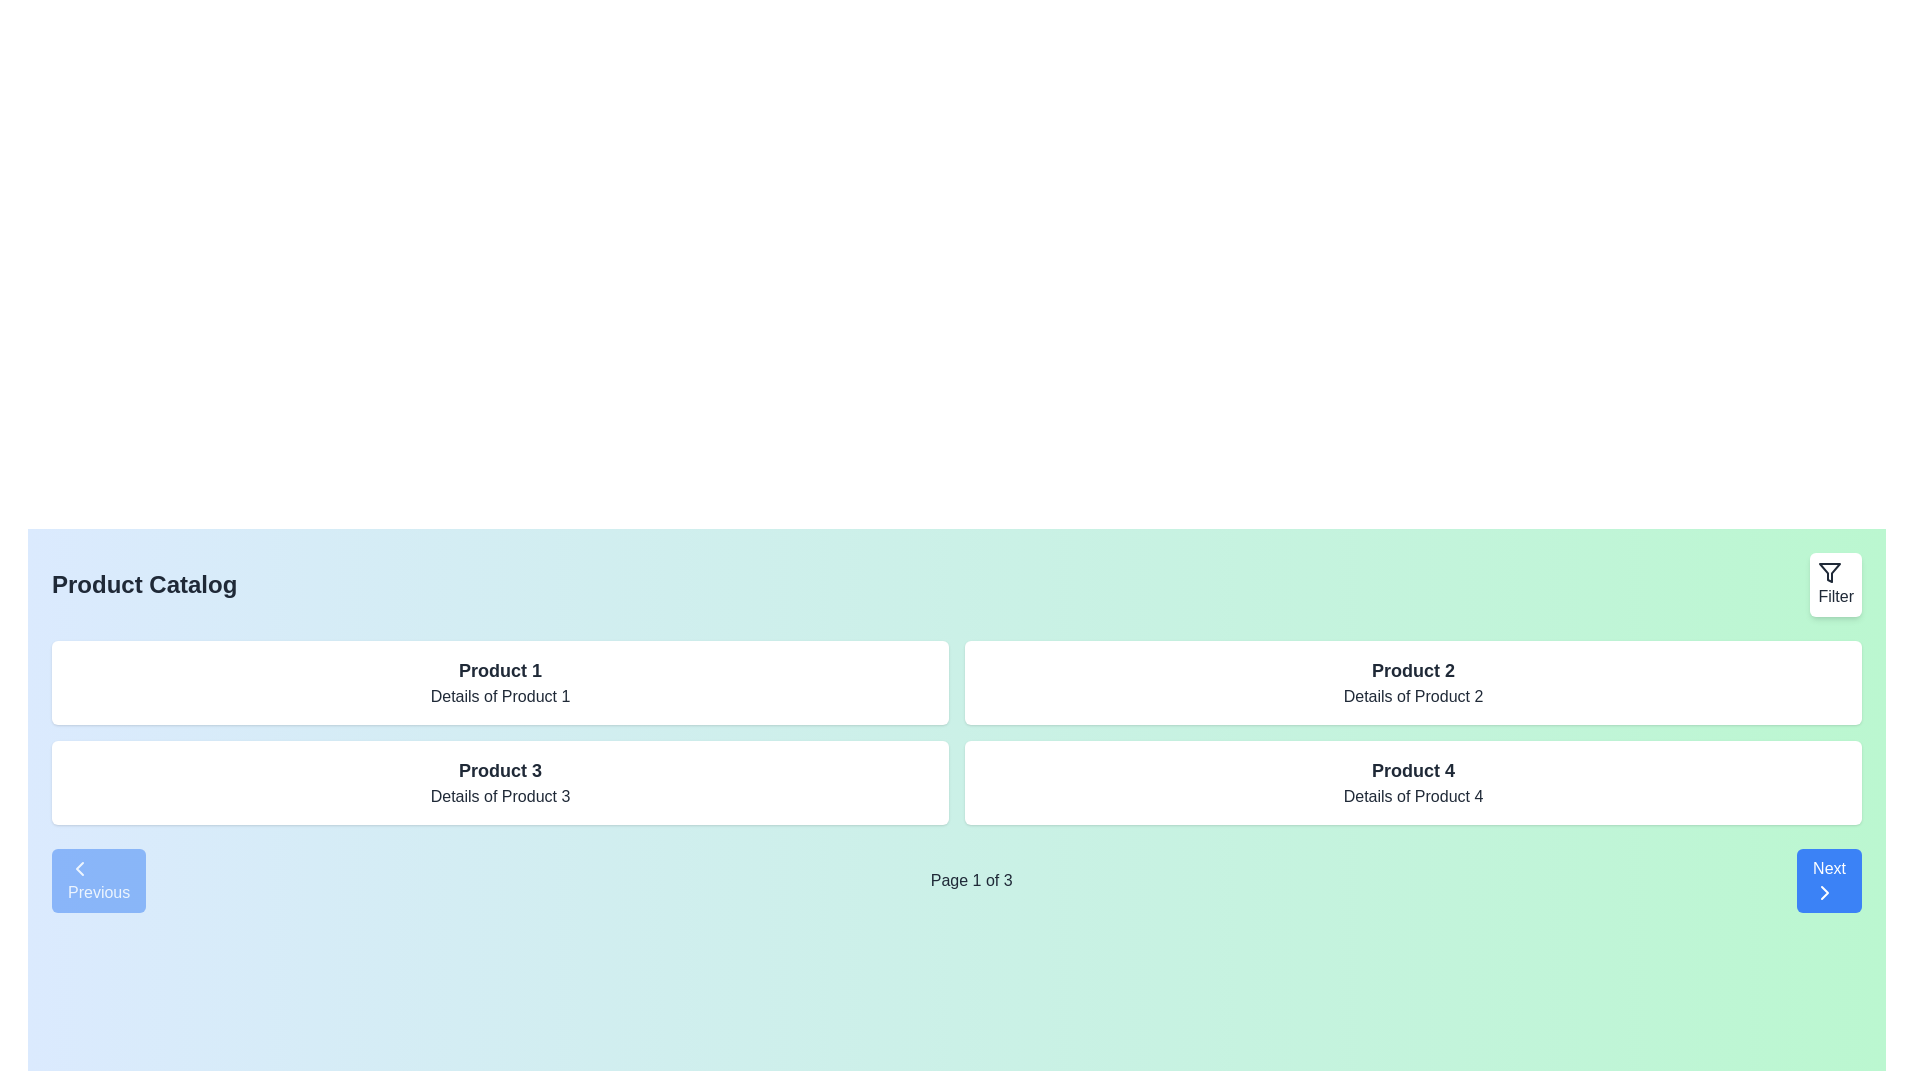 The width and height of the screenshot is (1920, 1080). I want to click on text content of the Card component that contains the title 'Product 4' and the description 'Details of Product 4', which is the fourth item in a grid layout, so click(1412, 782).